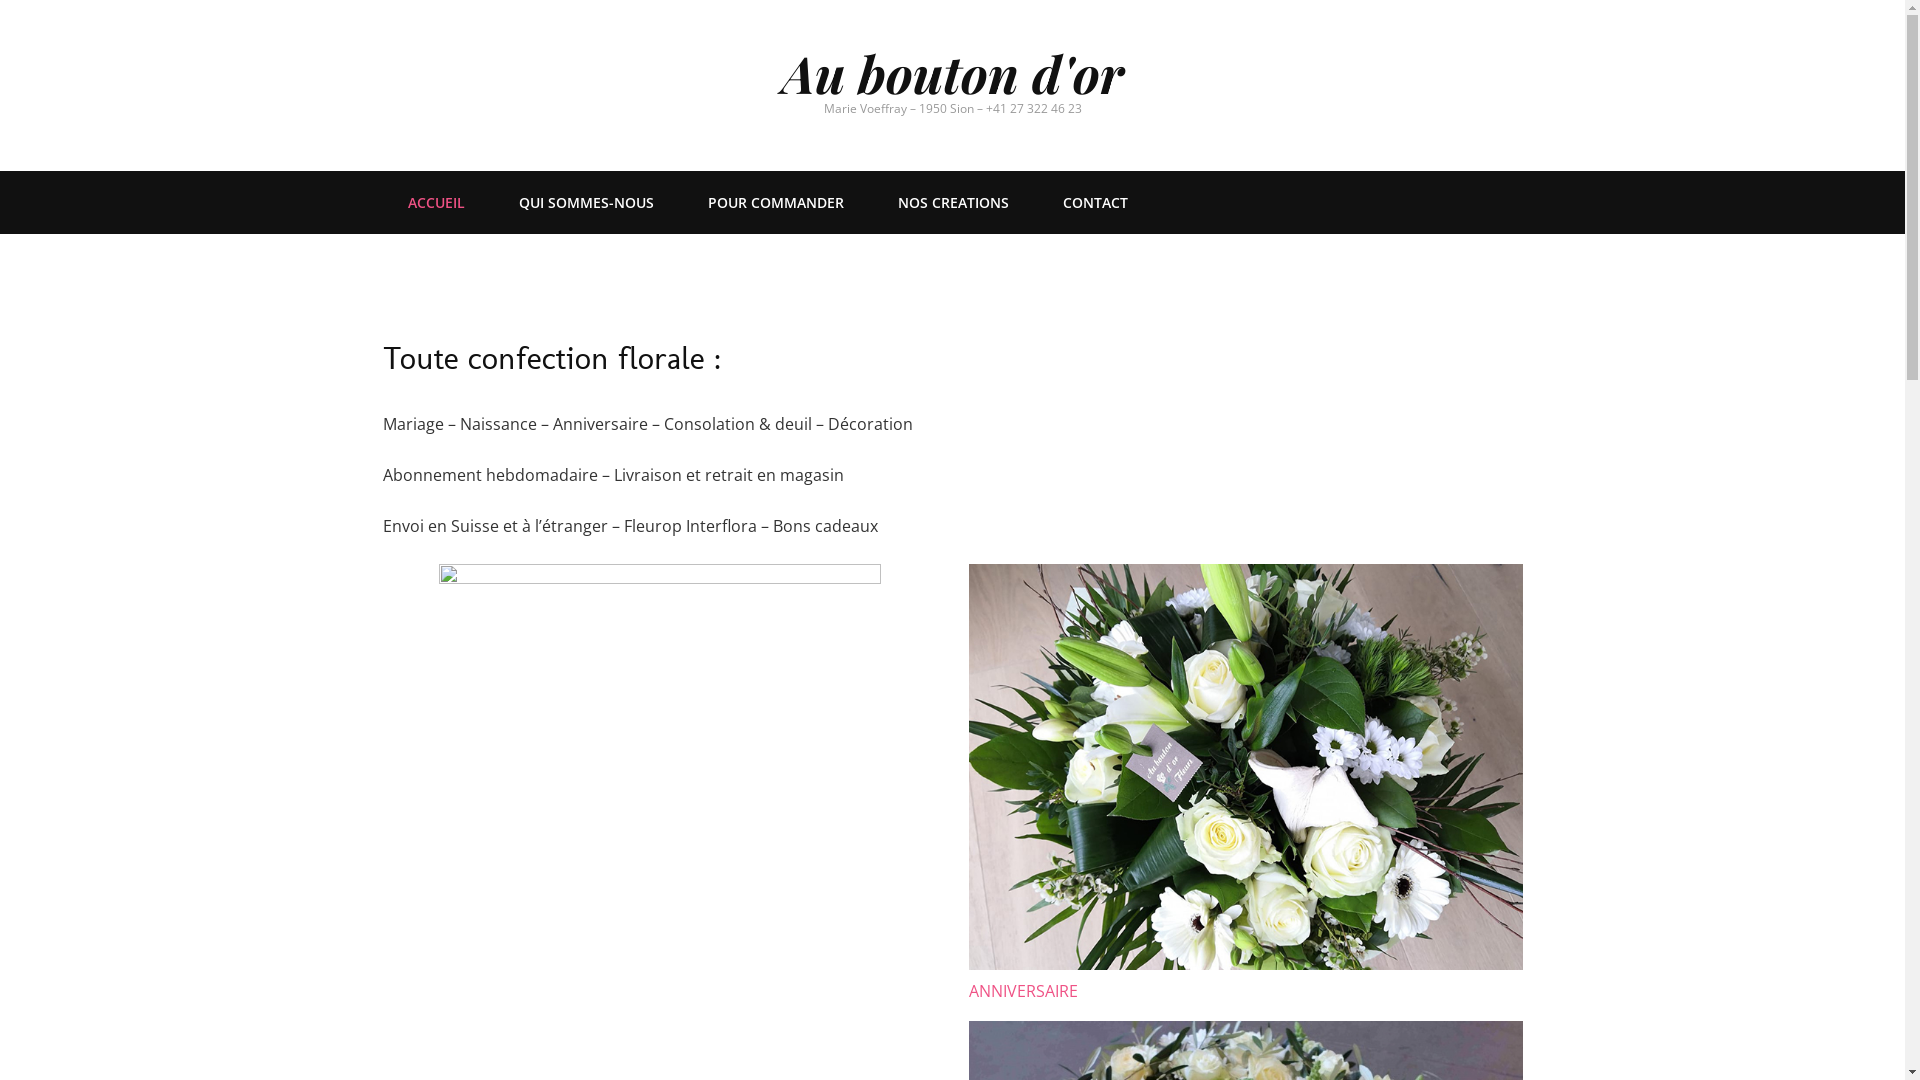  What do you see at coordinates (1093, 203) in the screenshot?
I see `'CONTACT'` at bounding box center [1093, 203].